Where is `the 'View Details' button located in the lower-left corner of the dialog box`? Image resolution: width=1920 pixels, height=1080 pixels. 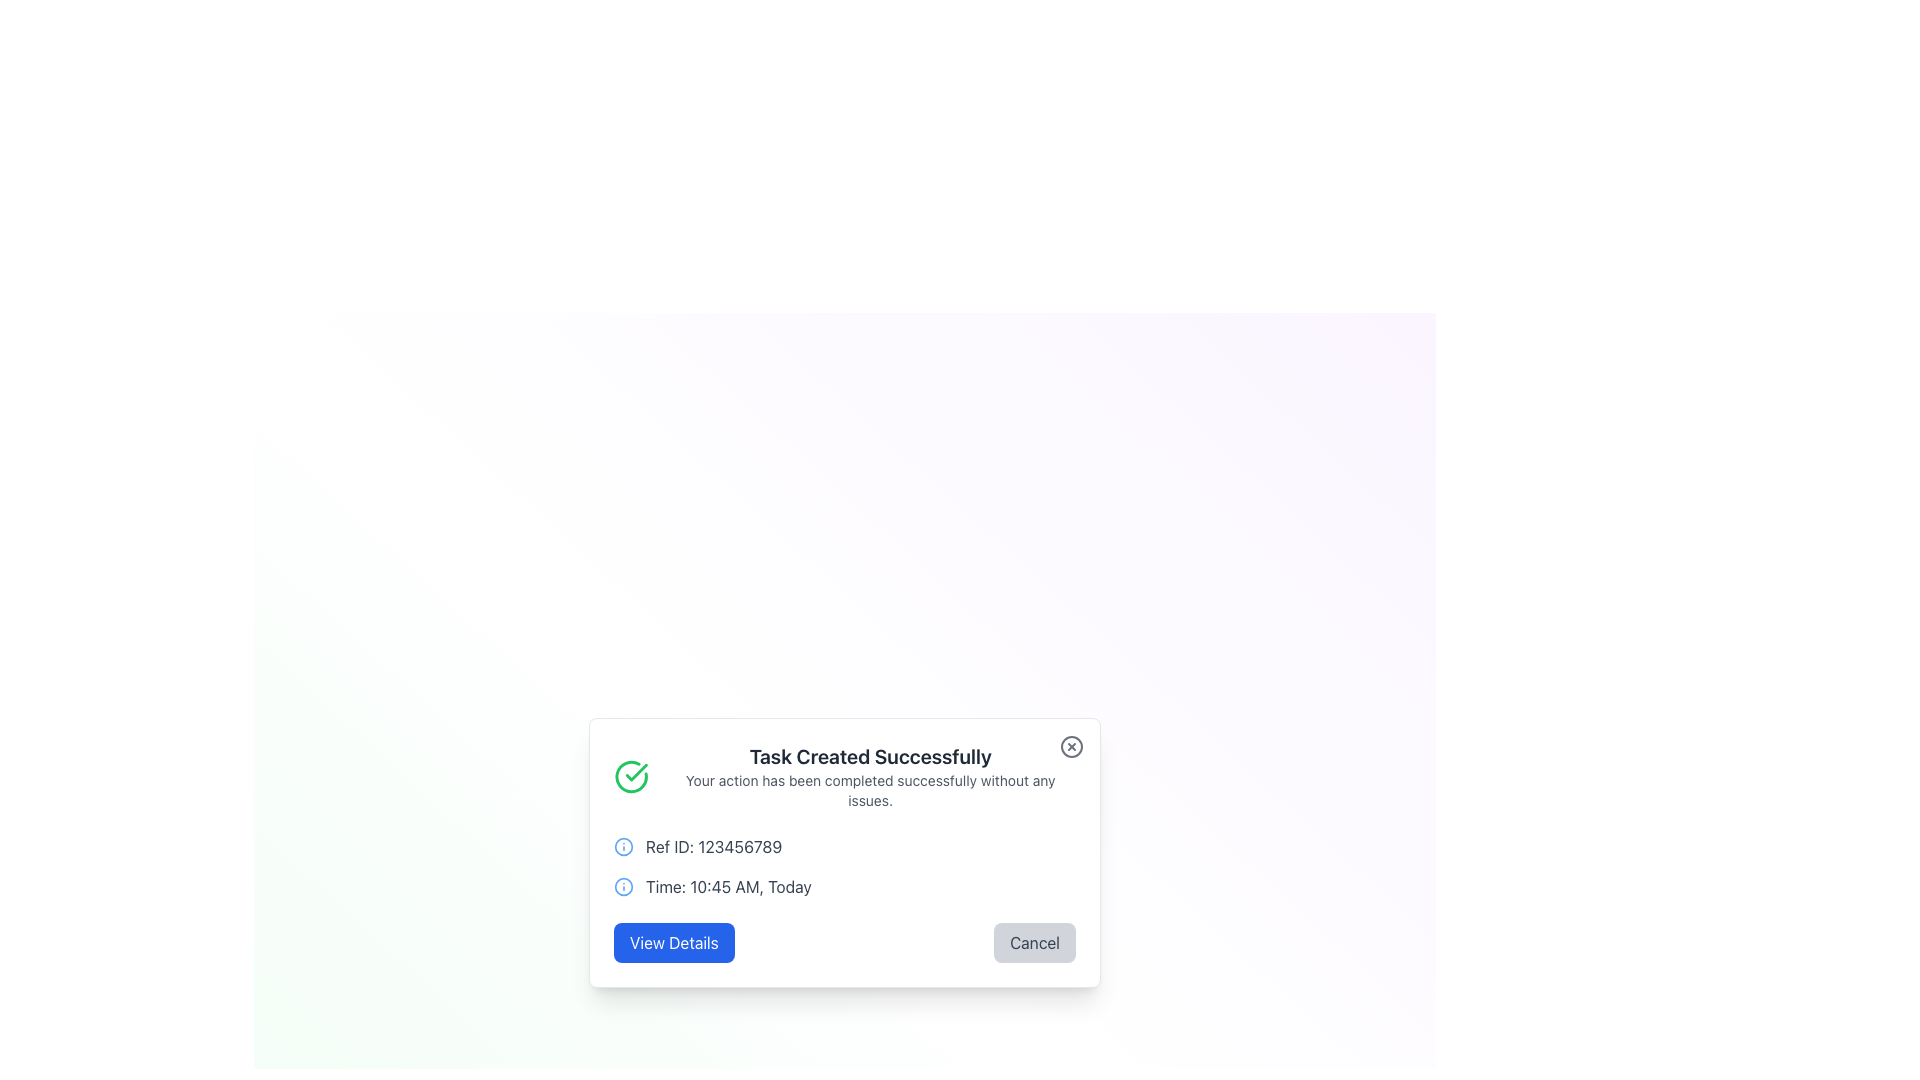
the 'View Details' button located in the lower-left corner of the dialog box is located at coordinates (674, 942).